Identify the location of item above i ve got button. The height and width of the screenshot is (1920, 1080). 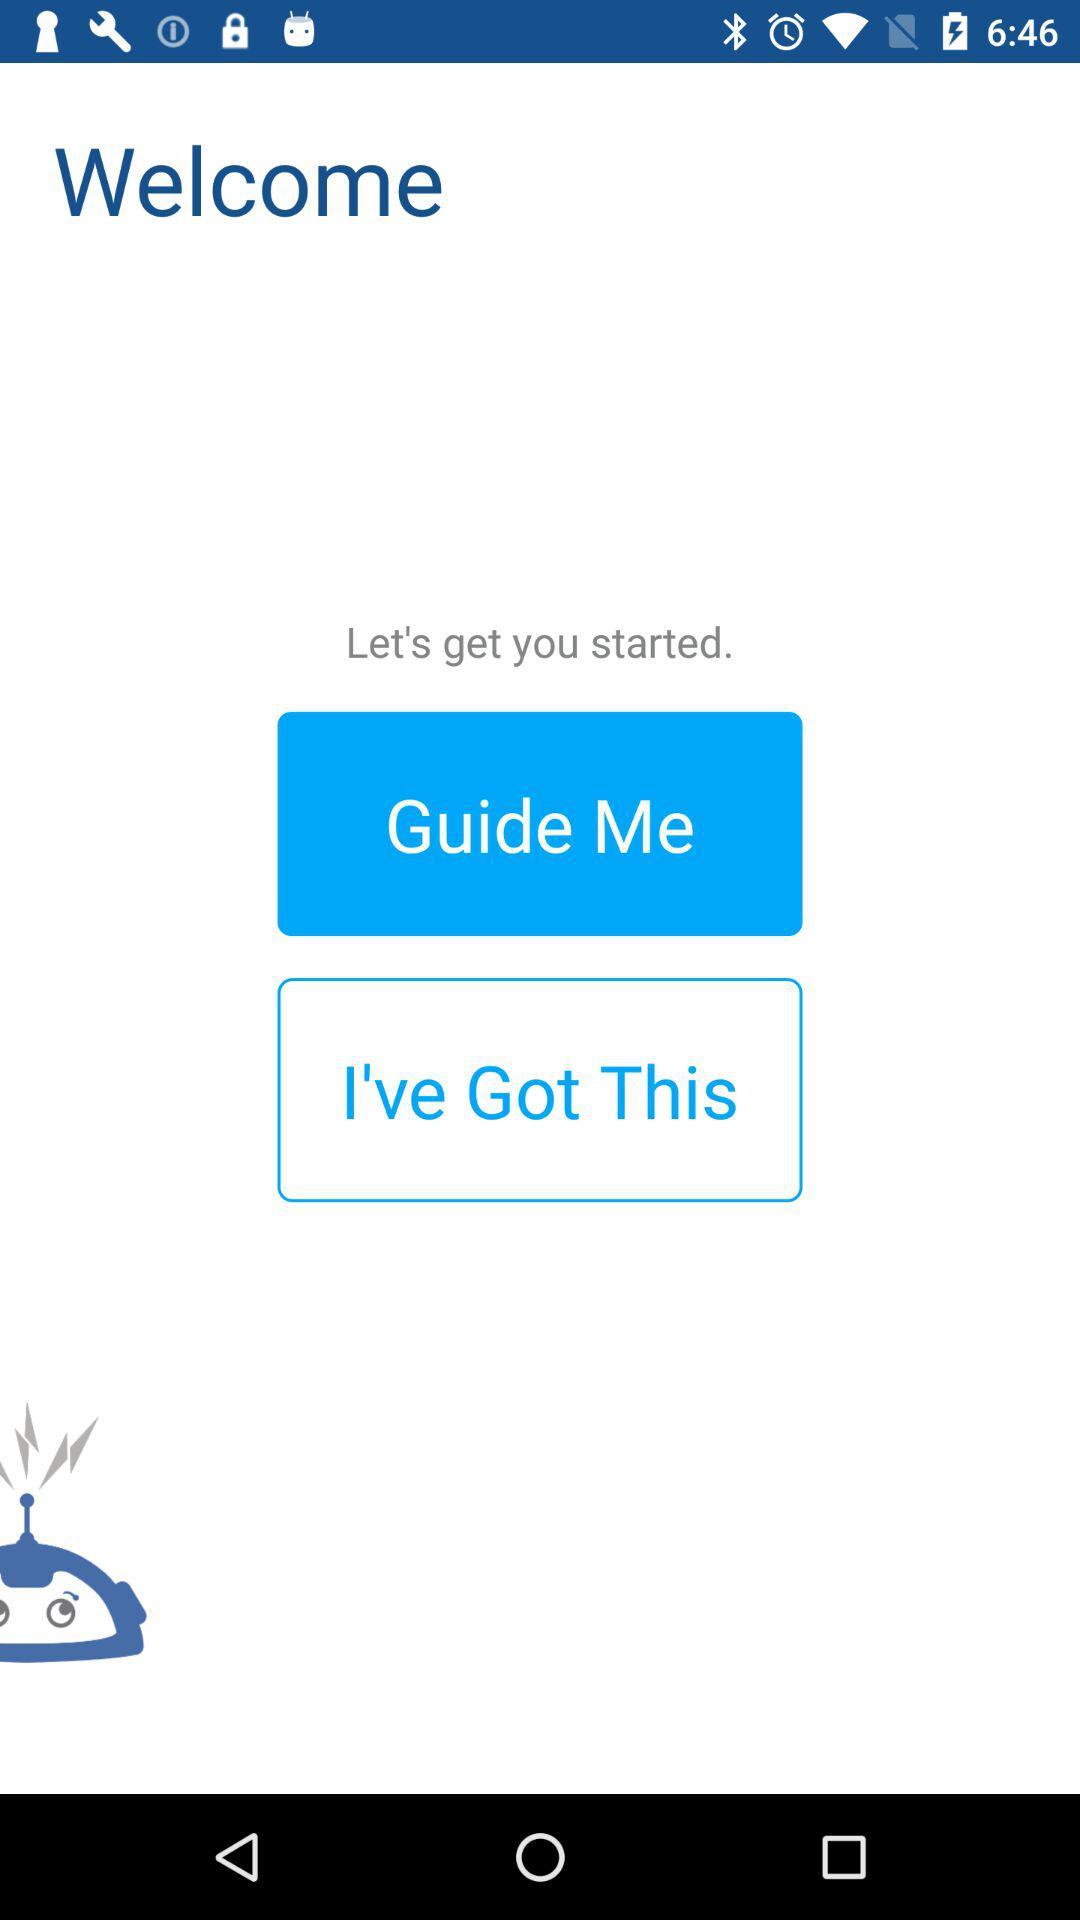
(540, 823).